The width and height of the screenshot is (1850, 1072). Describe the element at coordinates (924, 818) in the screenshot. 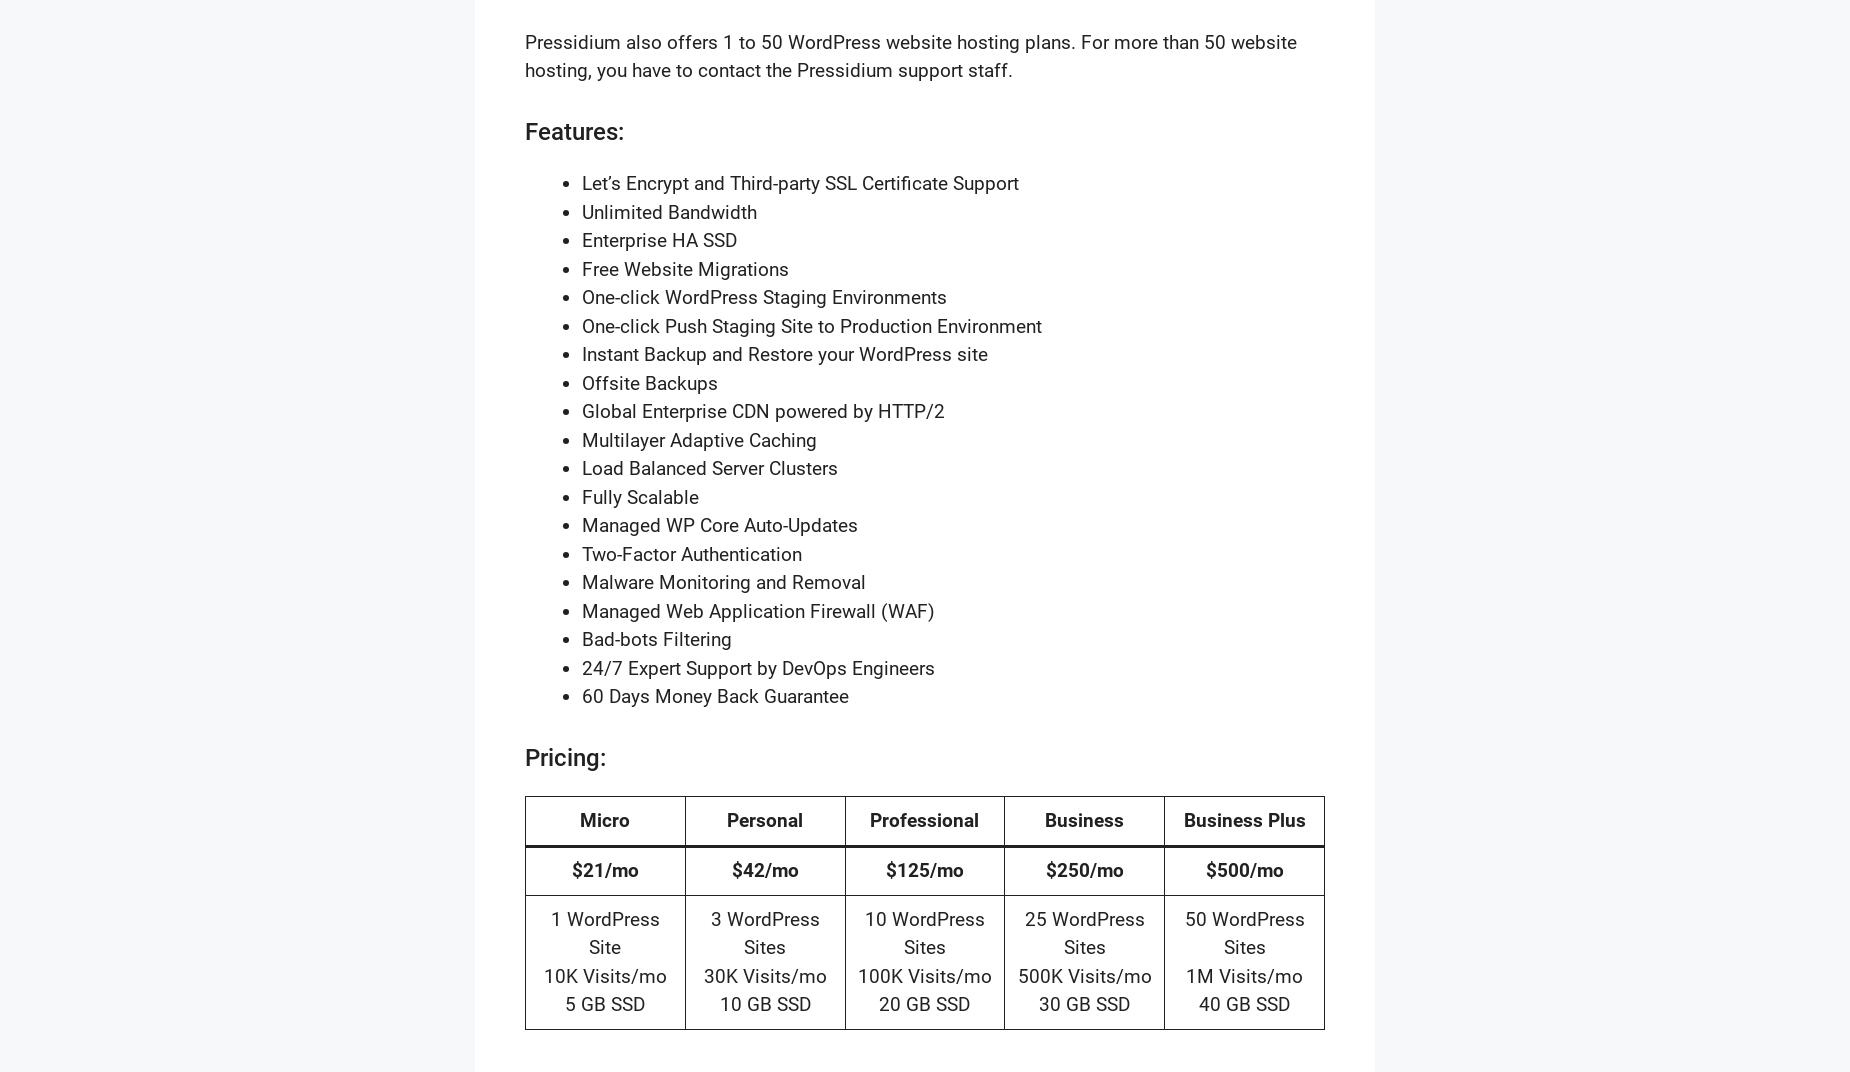

I see `'Professional'` at that location.